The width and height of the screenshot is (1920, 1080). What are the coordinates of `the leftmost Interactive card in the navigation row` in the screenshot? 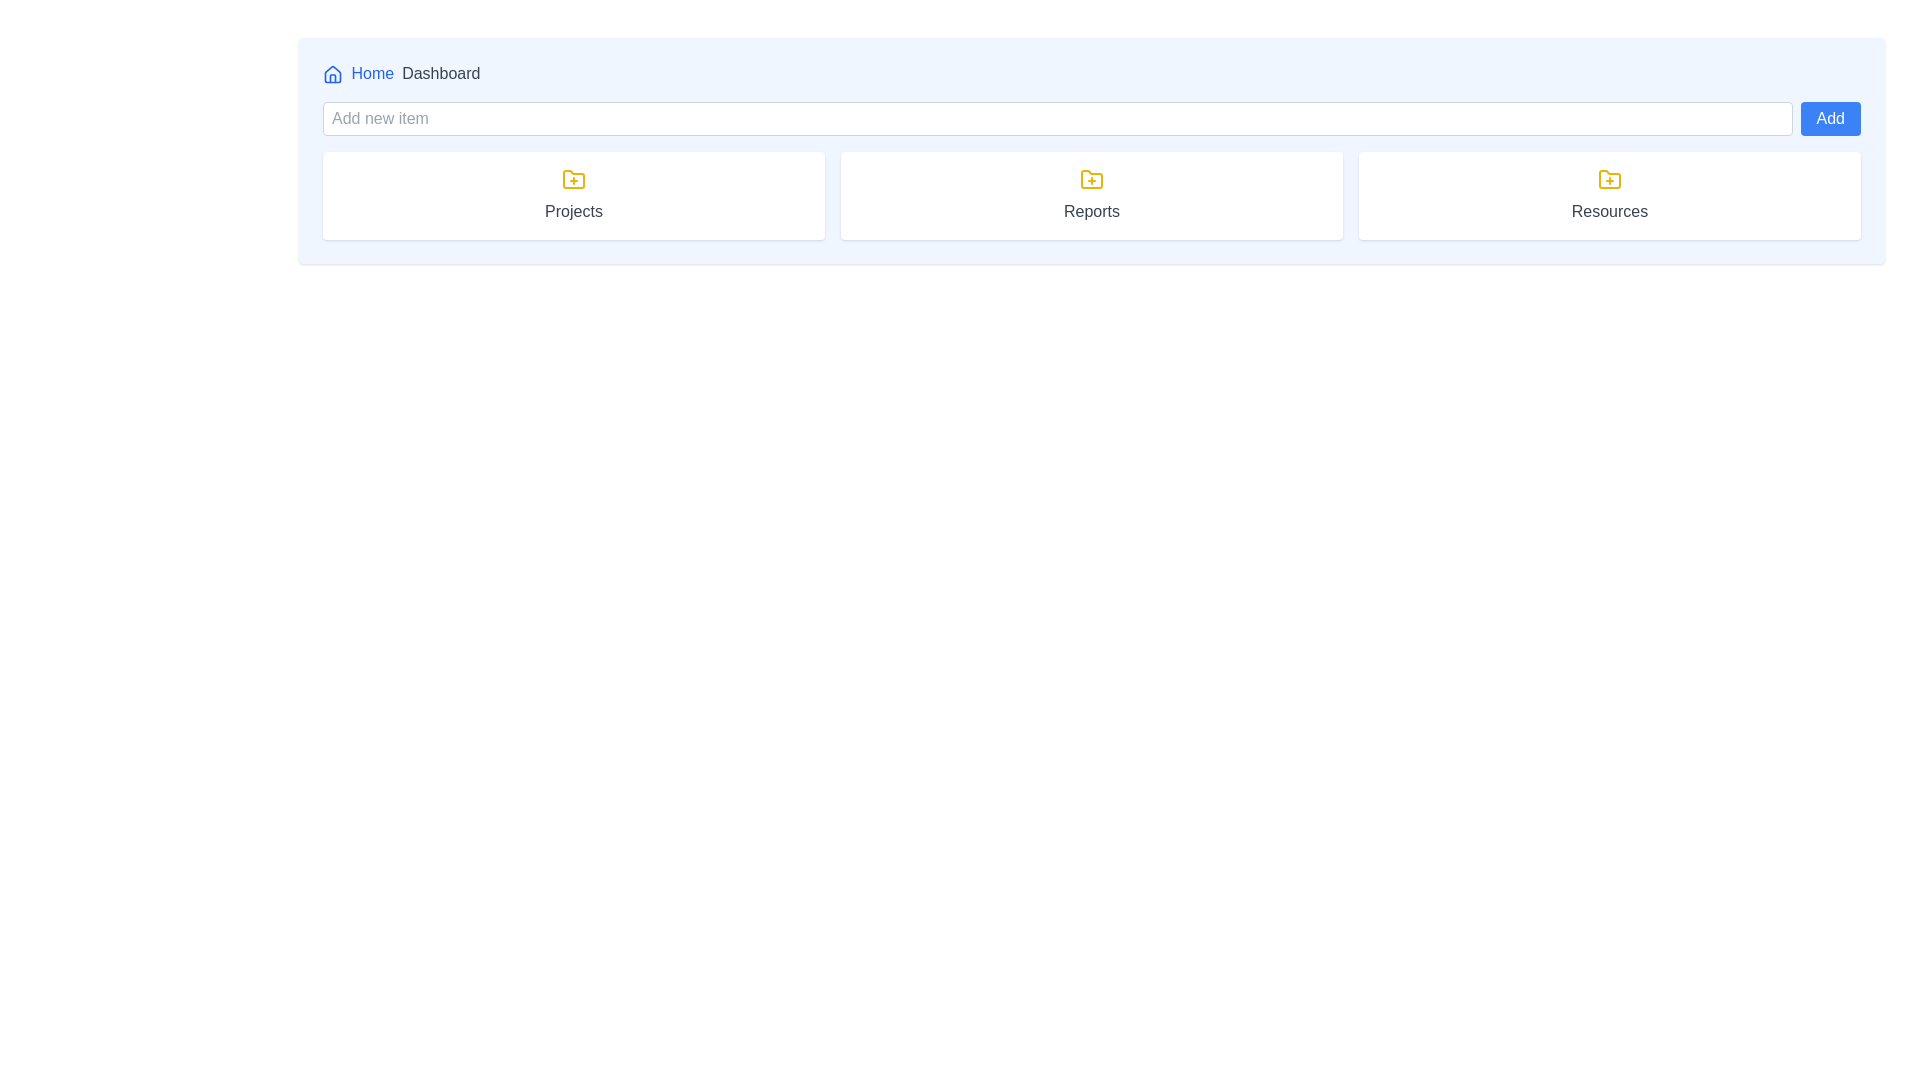 It's located at (573, 196).